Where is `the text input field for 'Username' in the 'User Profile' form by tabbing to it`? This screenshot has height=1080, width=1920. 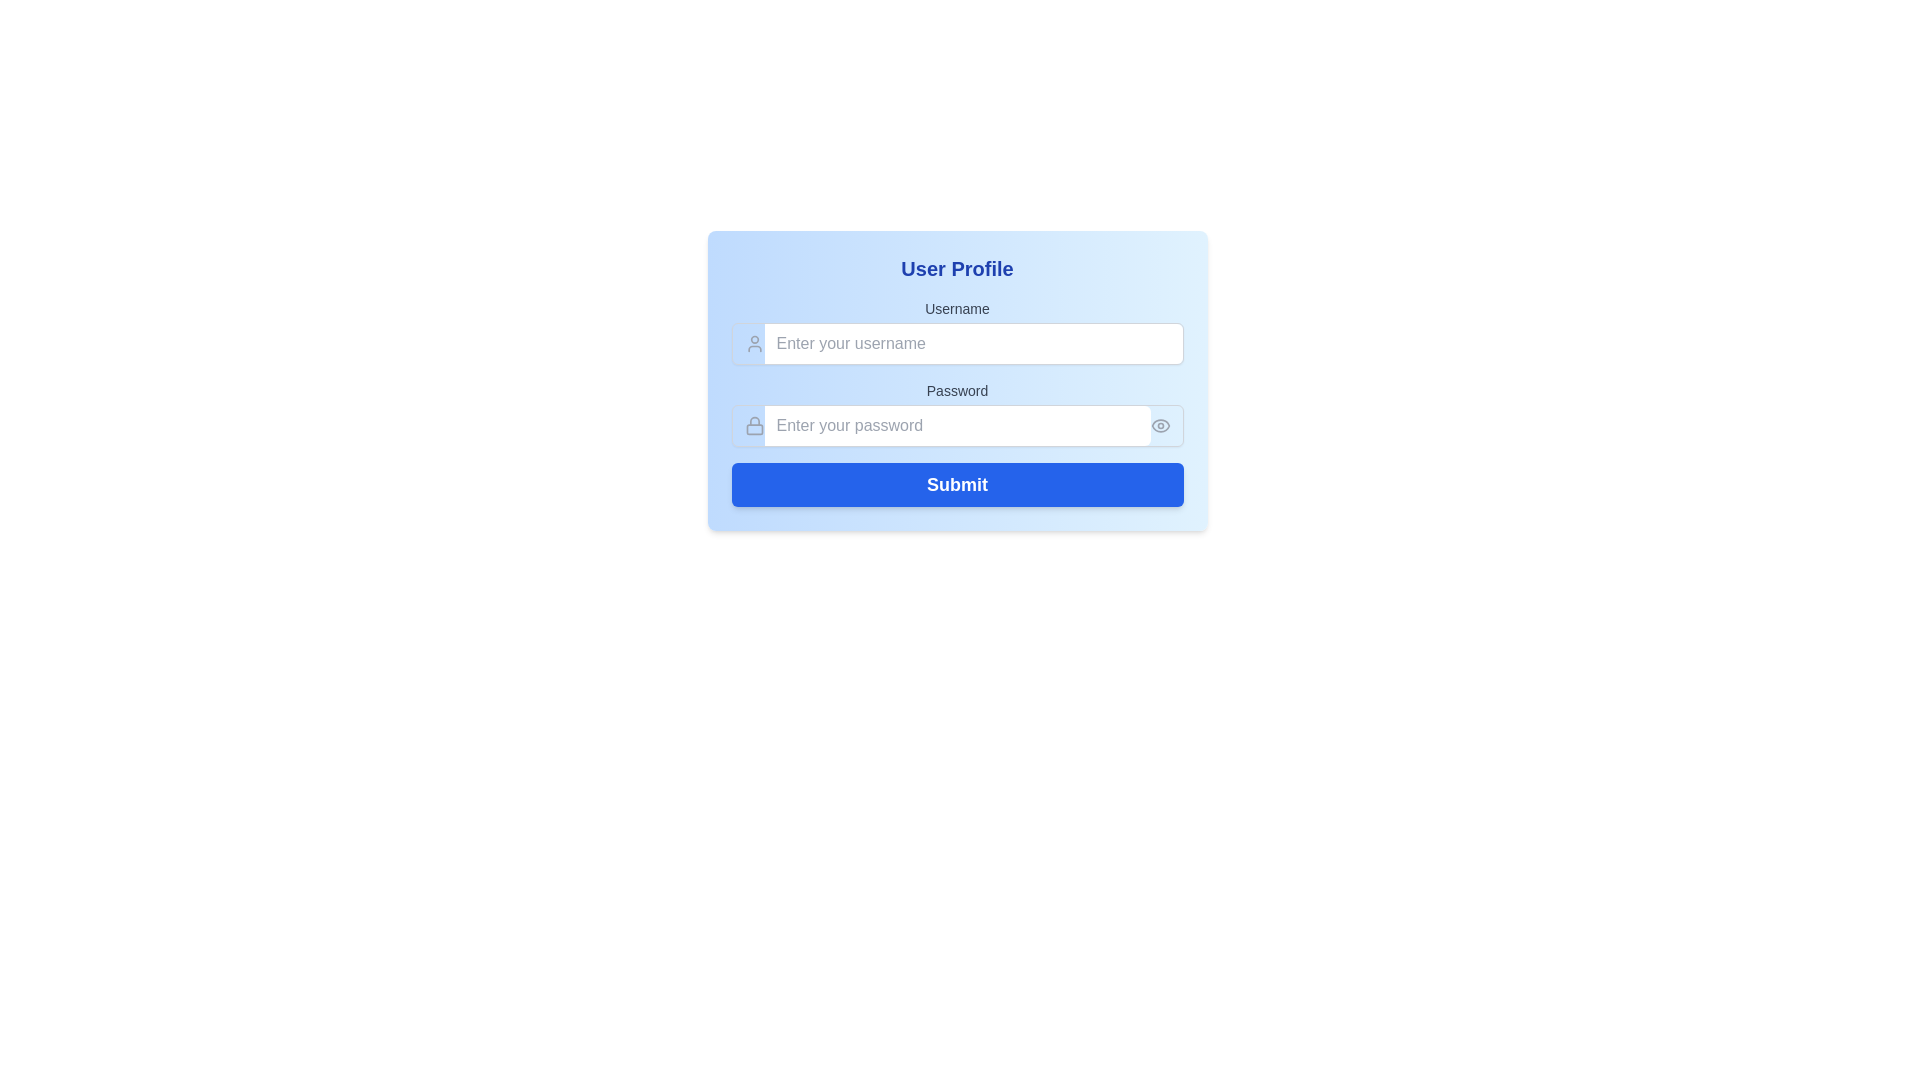 the text input field for 'Username' in the 'User Profile' form by tabbing to it is located at coordinates (973, 342).